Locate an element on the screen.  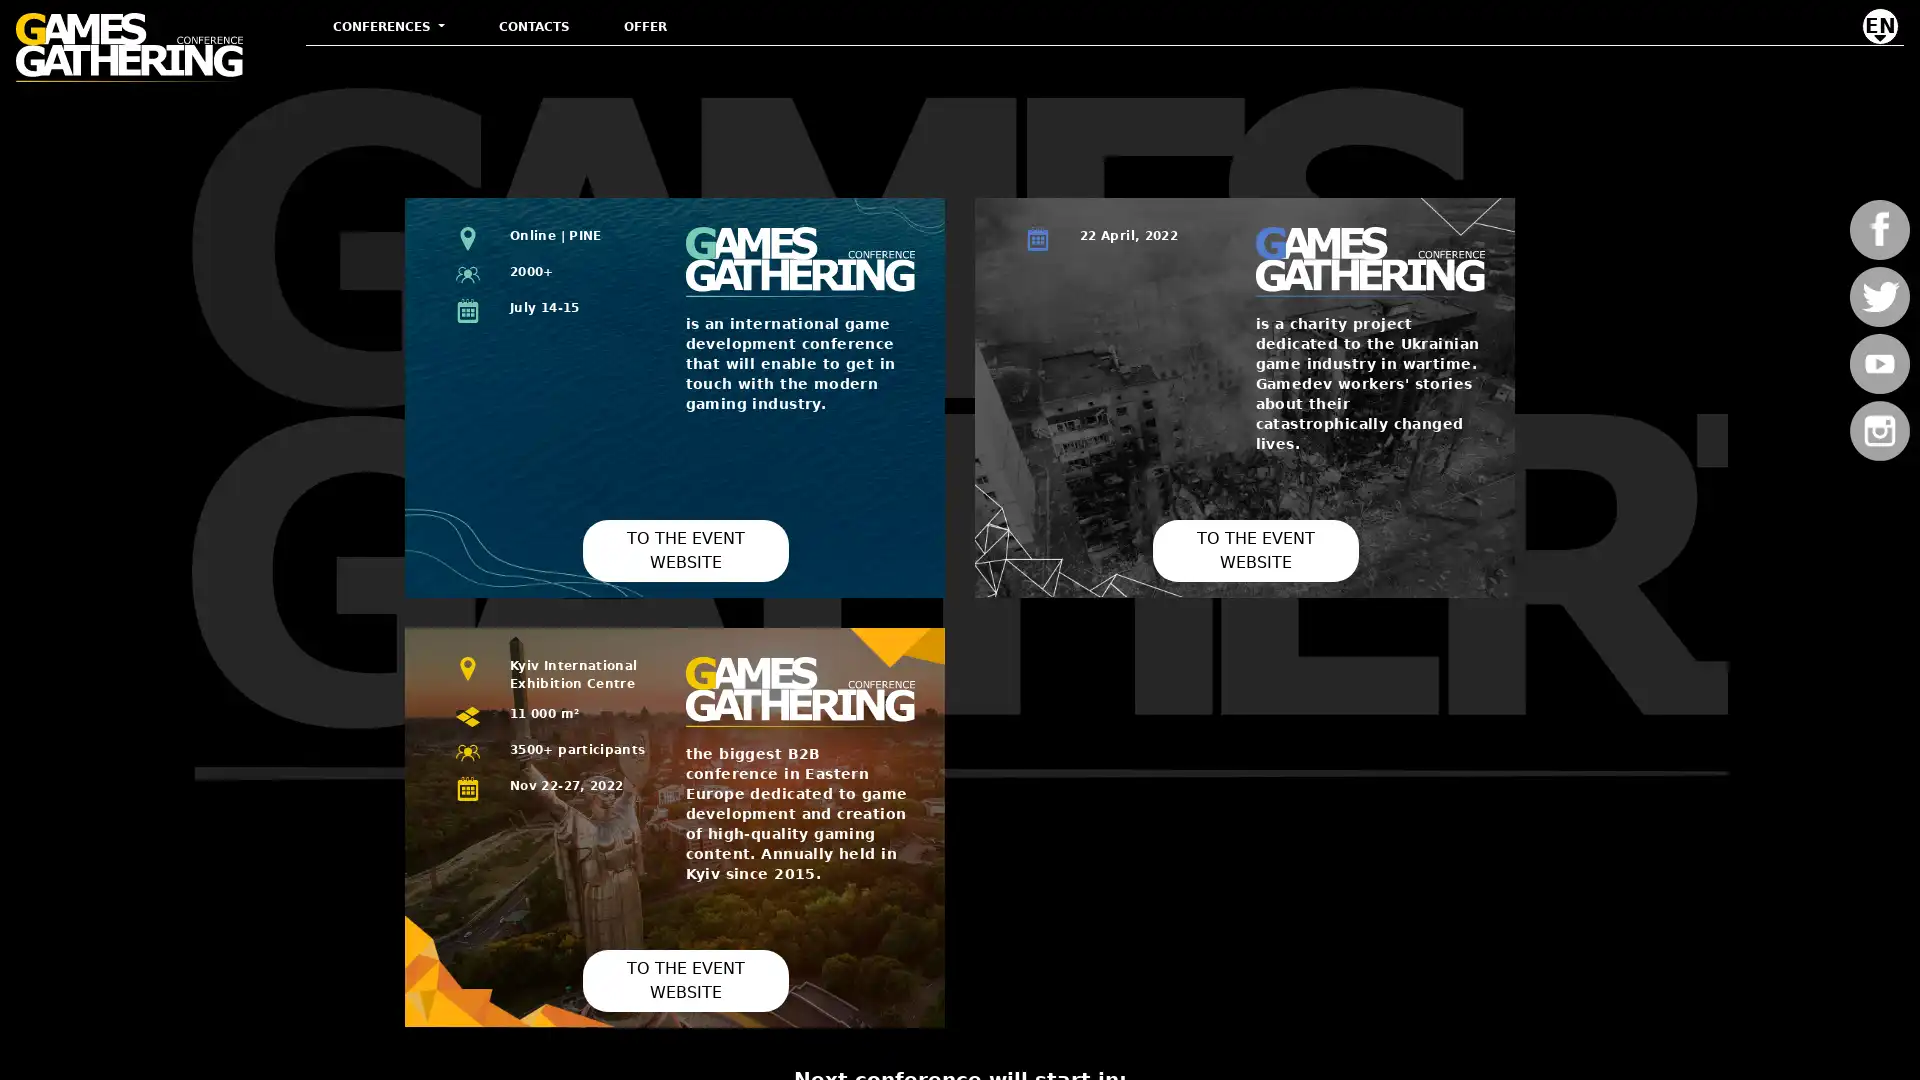
EN is located at coordinates (1879, 26).